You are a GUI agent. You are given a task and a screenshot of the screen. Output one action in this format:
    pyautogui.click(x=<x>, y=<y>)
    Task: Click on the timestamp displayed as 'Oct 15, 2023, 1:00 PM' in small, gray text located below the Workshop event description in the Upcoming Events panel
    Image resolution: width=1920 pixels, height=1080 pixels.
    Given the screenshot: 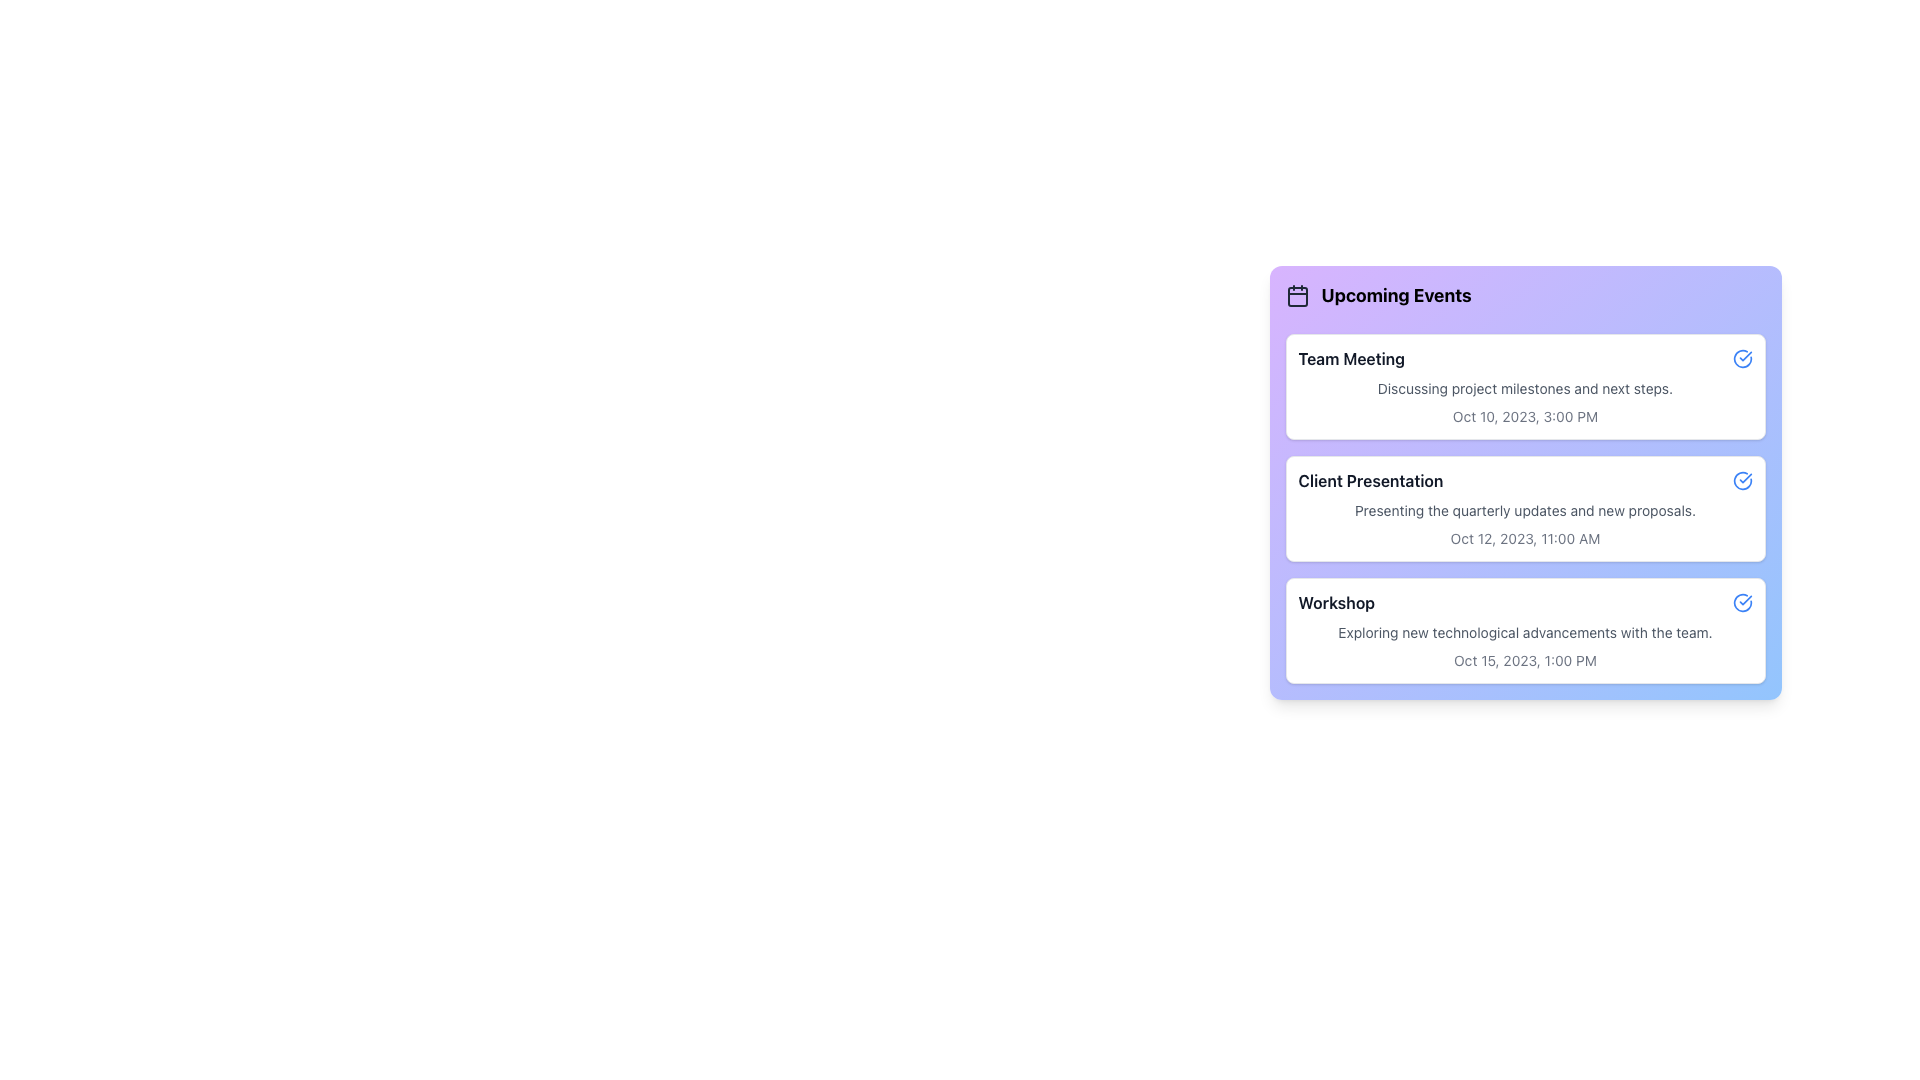 What is the action you would take?
    pyautogui.click(x=1524, y=660)
    